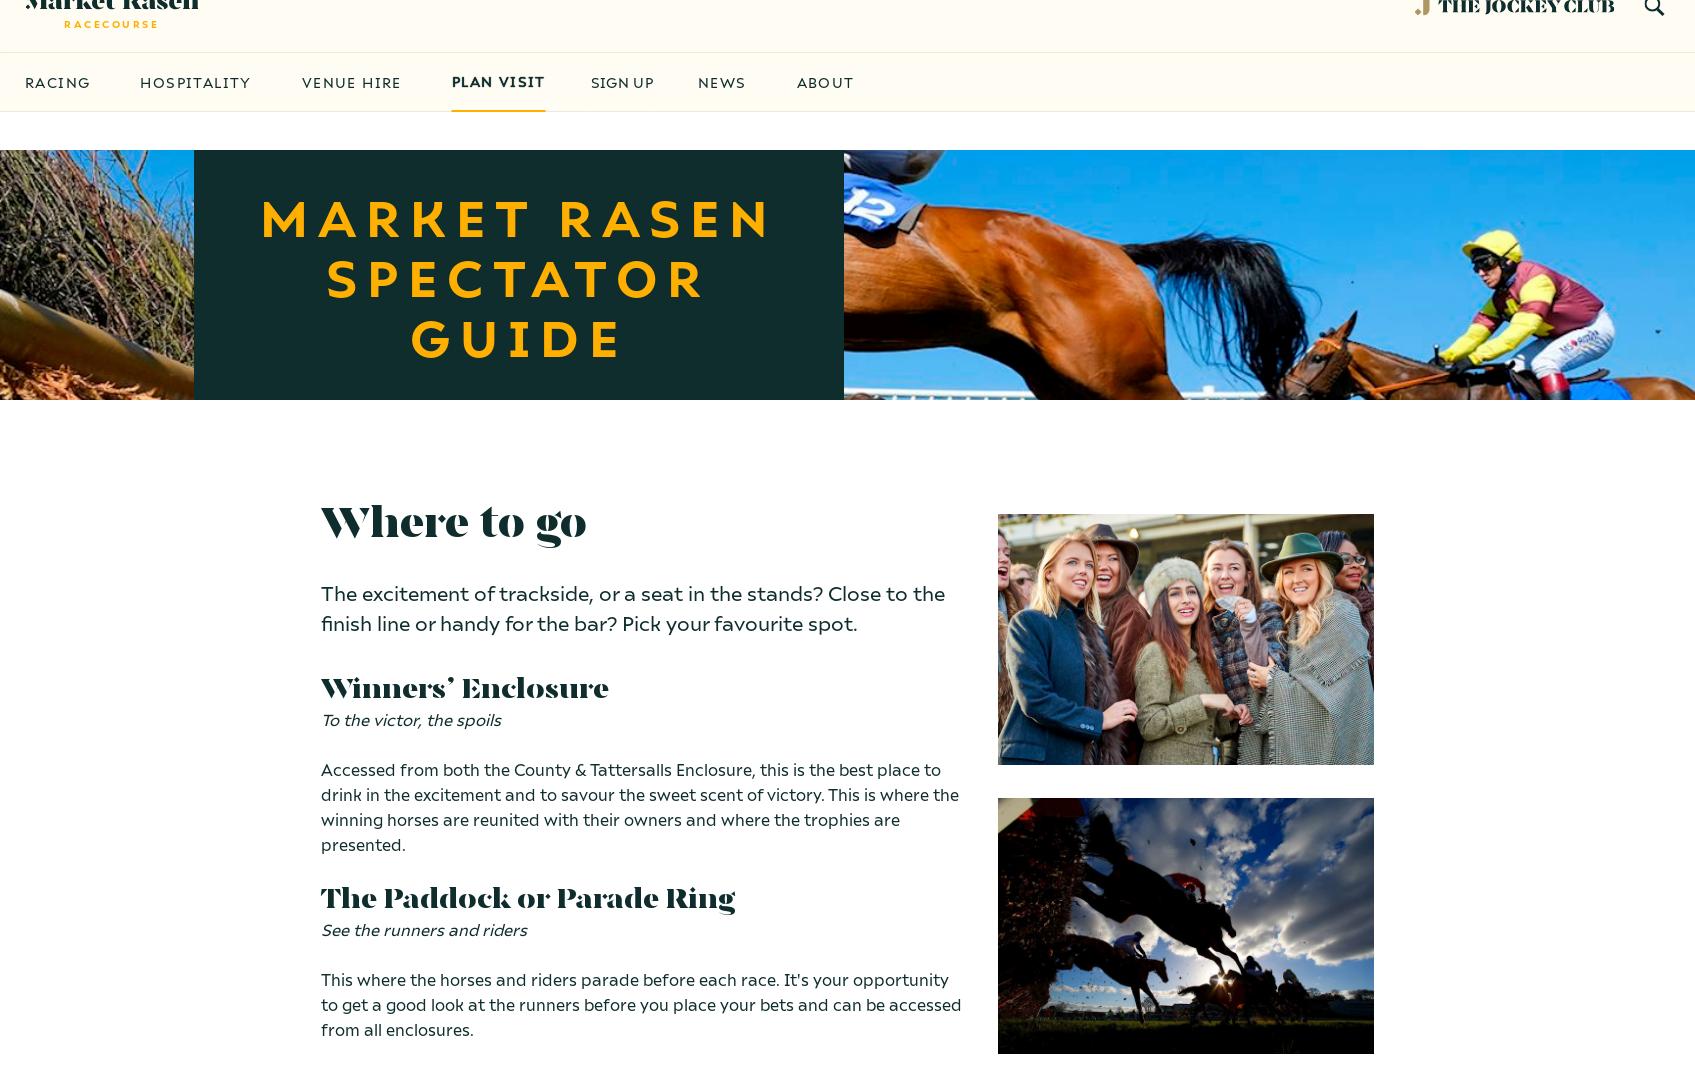 This screenshot has height=1079, width=1695. What do you see at coordinates (57, 119) in the screenshot?
I see `'Racing'` at bounding box center [57, 119].